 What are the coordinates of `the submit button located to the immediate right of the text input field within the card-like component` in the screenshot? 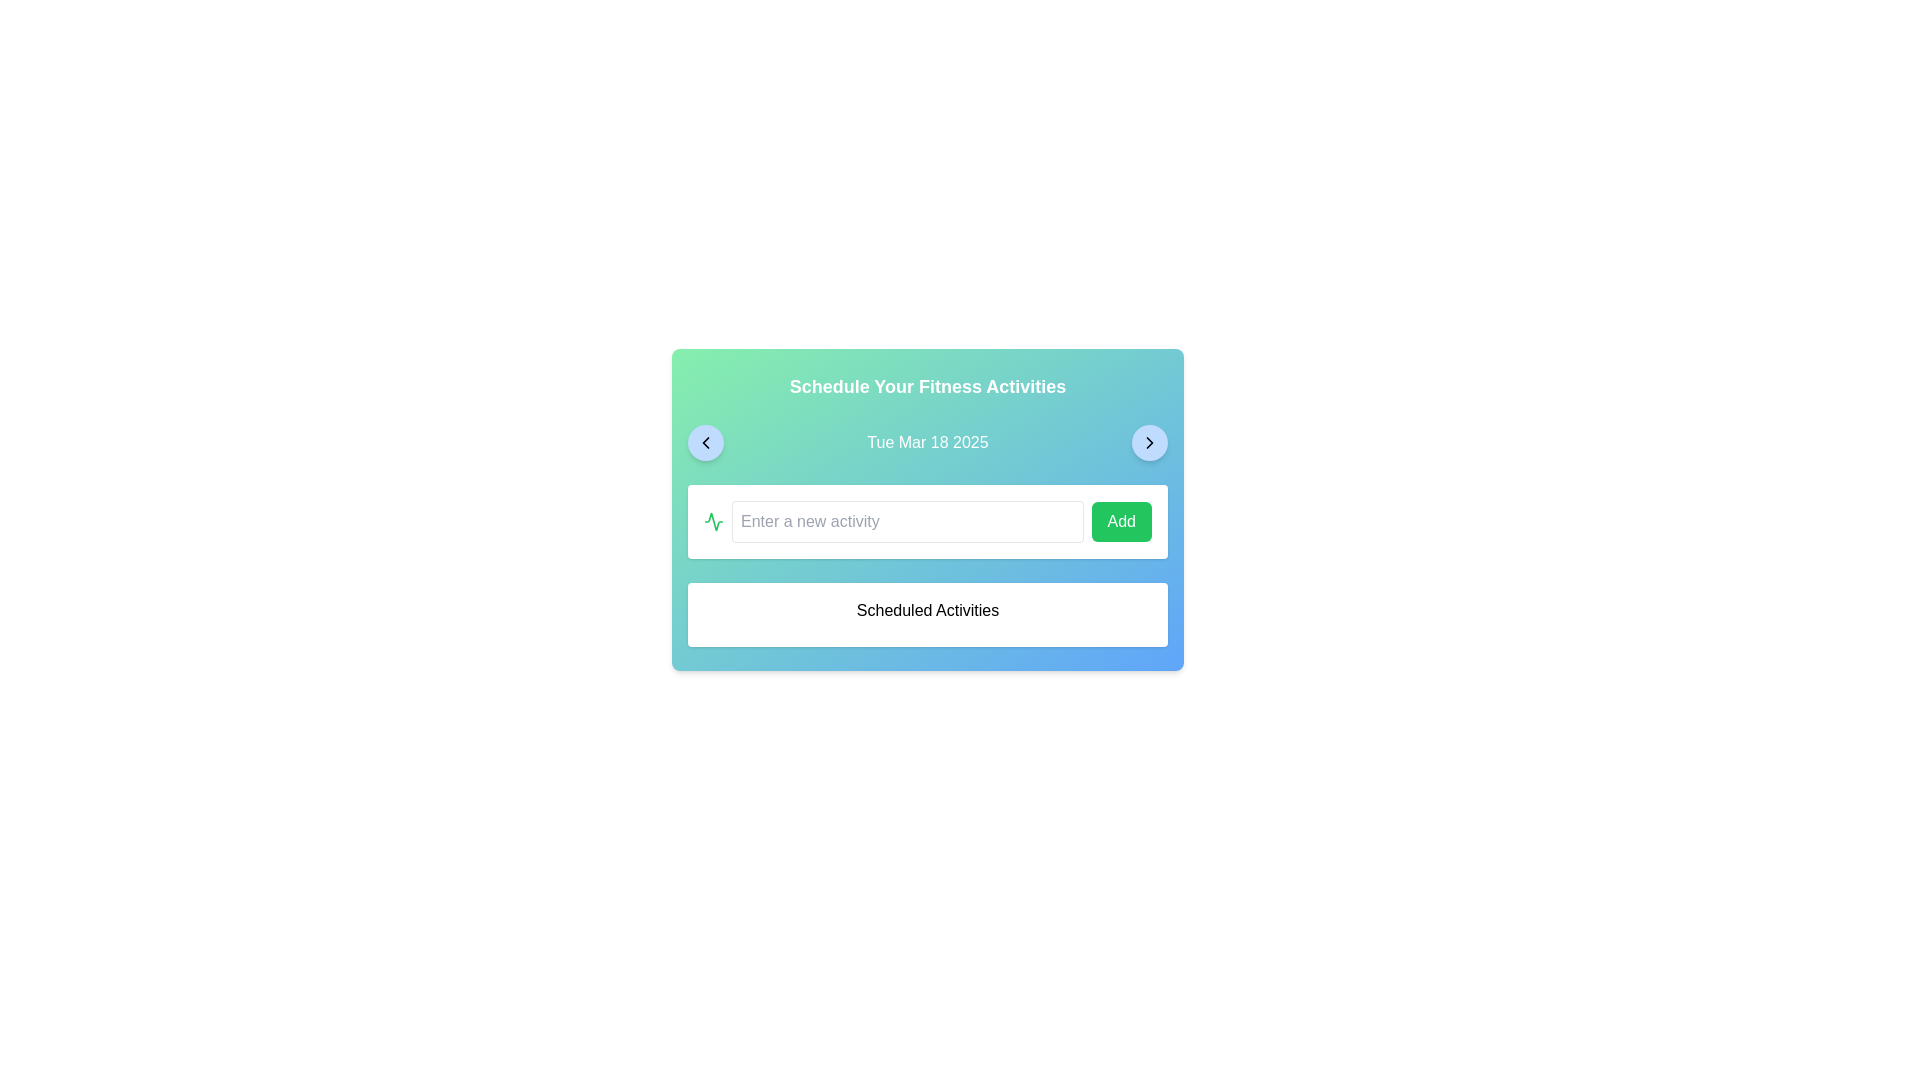 It's located at (1121, 520).